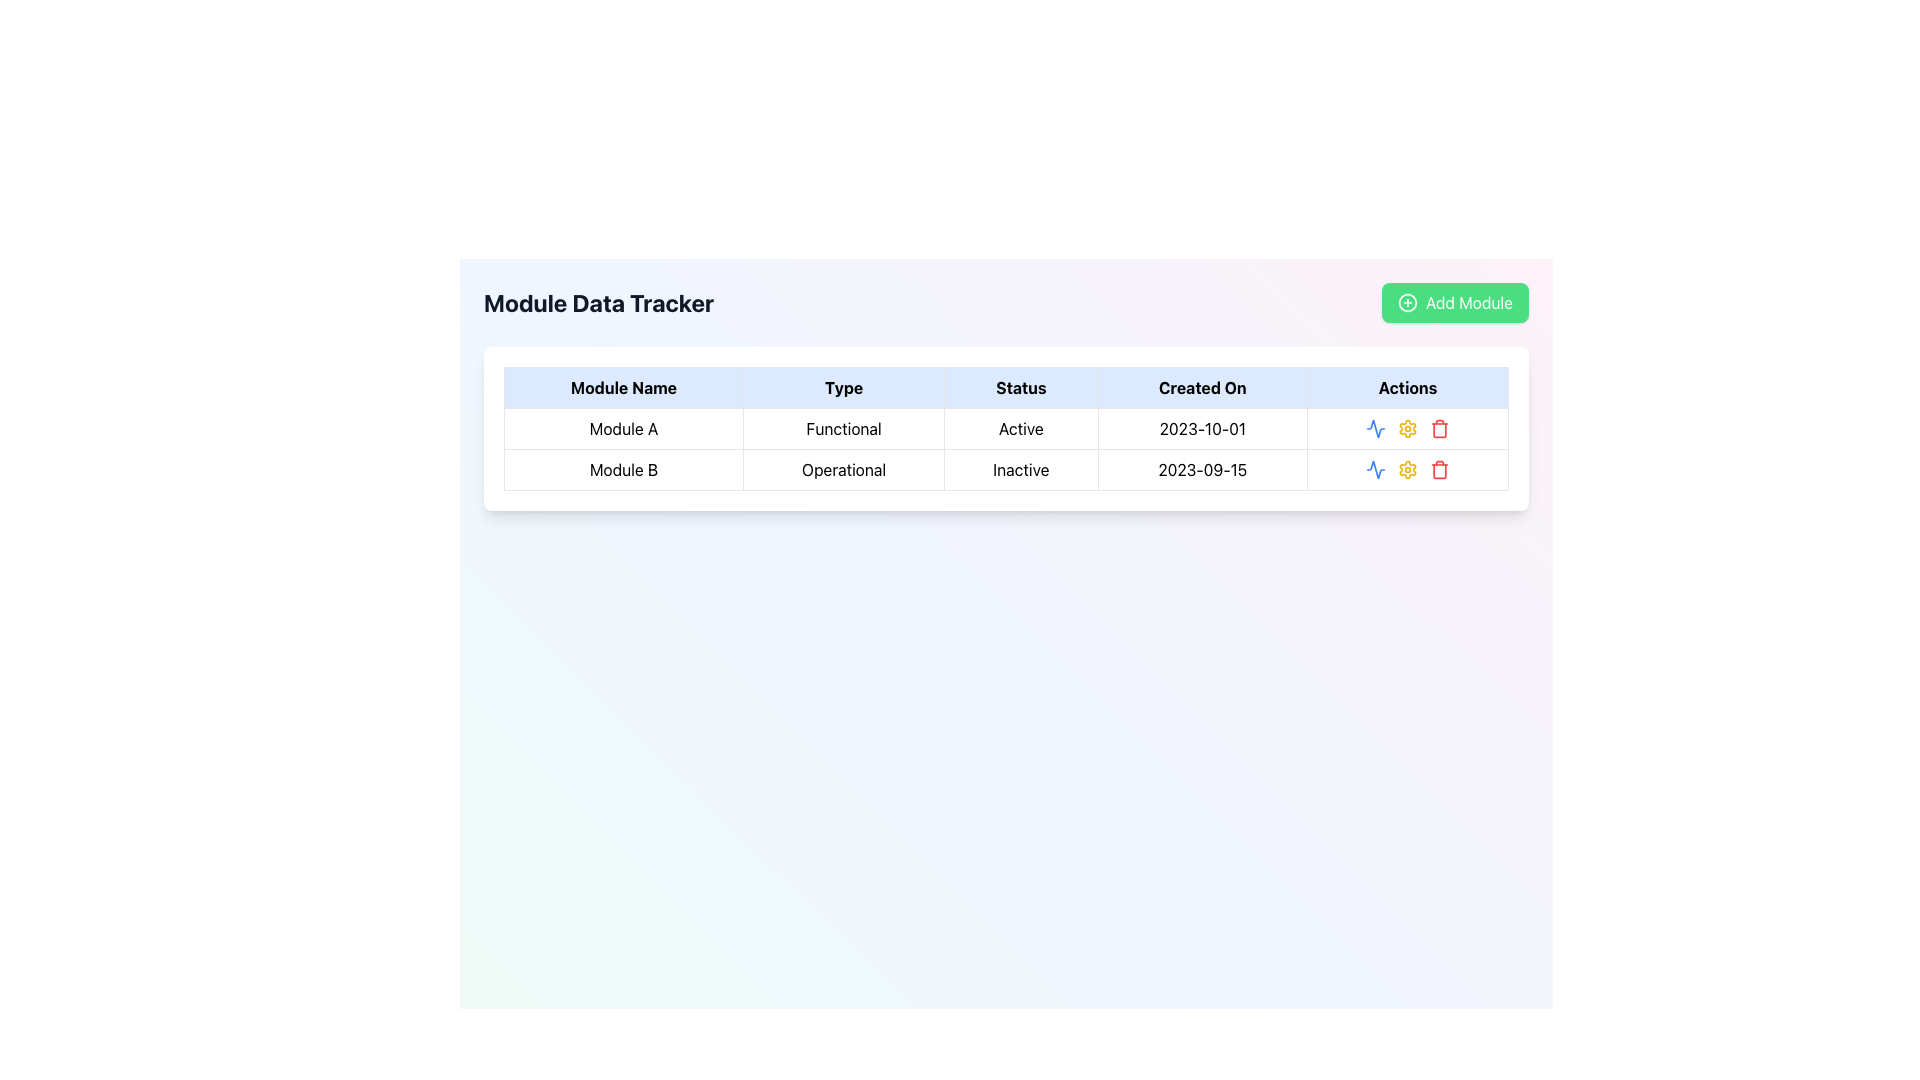 This screenshot has height=1080, width=1920. I want to click on the SVG Circle that is part of the green 'Add Module' button located in the upper-right corner of the interface, so click(1406, 303).